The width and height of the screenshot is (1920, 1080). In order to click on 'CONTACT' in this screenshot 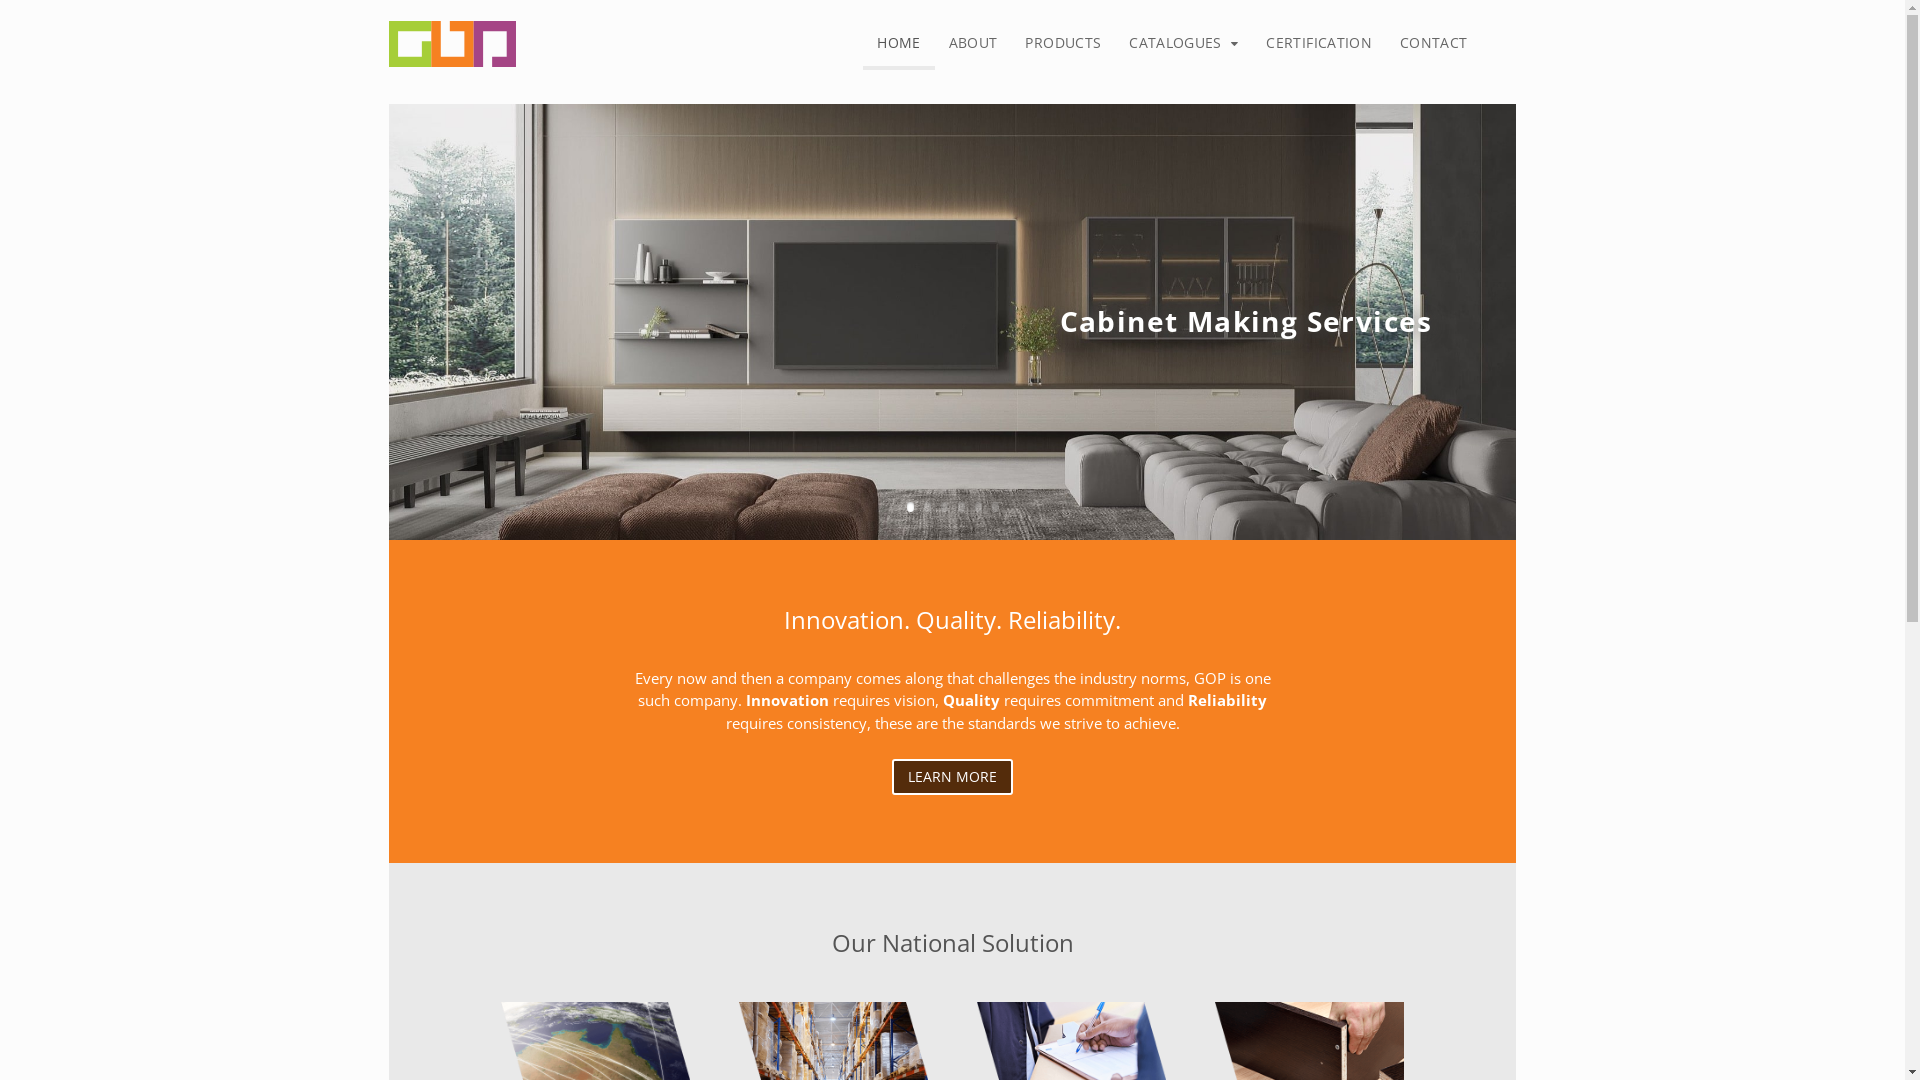, I will do `click(1385, 43)`.